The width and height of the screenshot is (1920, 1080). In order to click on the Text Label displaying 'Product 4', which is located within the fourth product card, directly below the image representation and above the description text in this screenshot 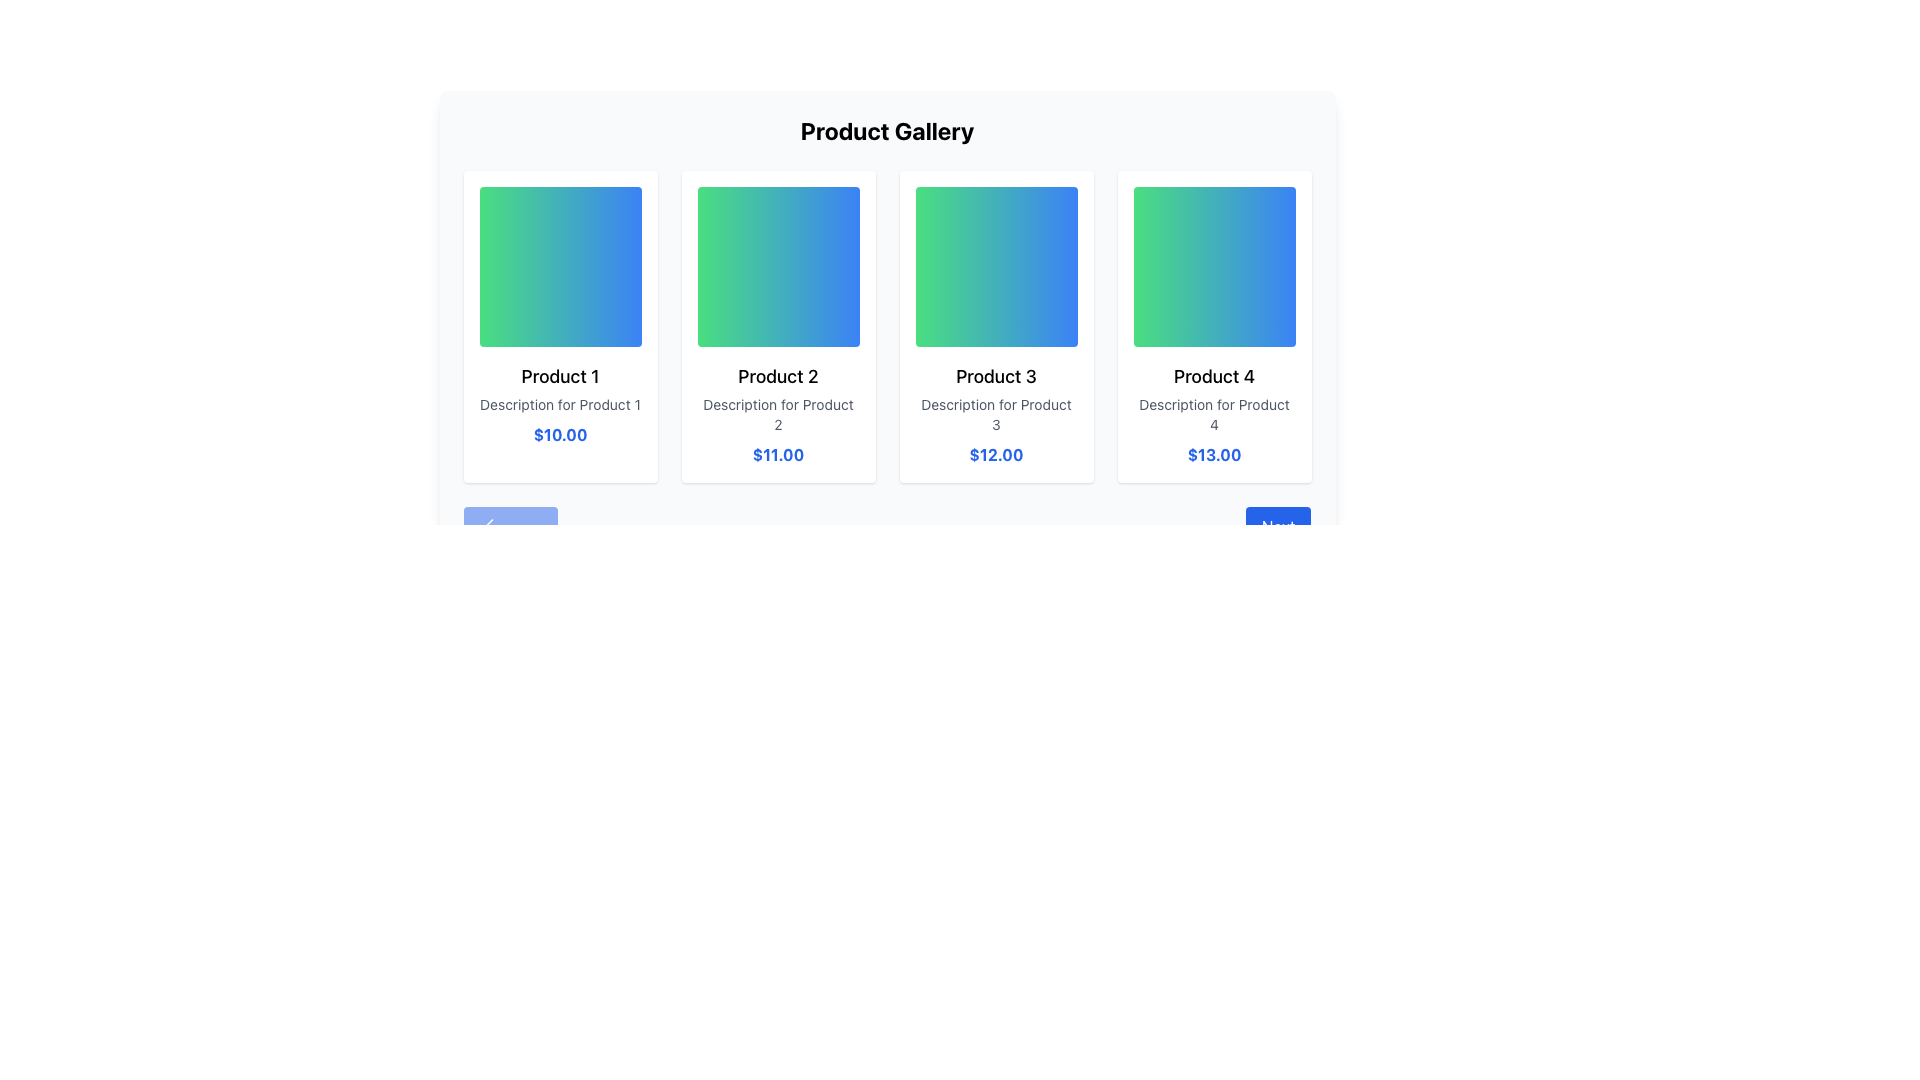, I will do `click(1213, 377)`.